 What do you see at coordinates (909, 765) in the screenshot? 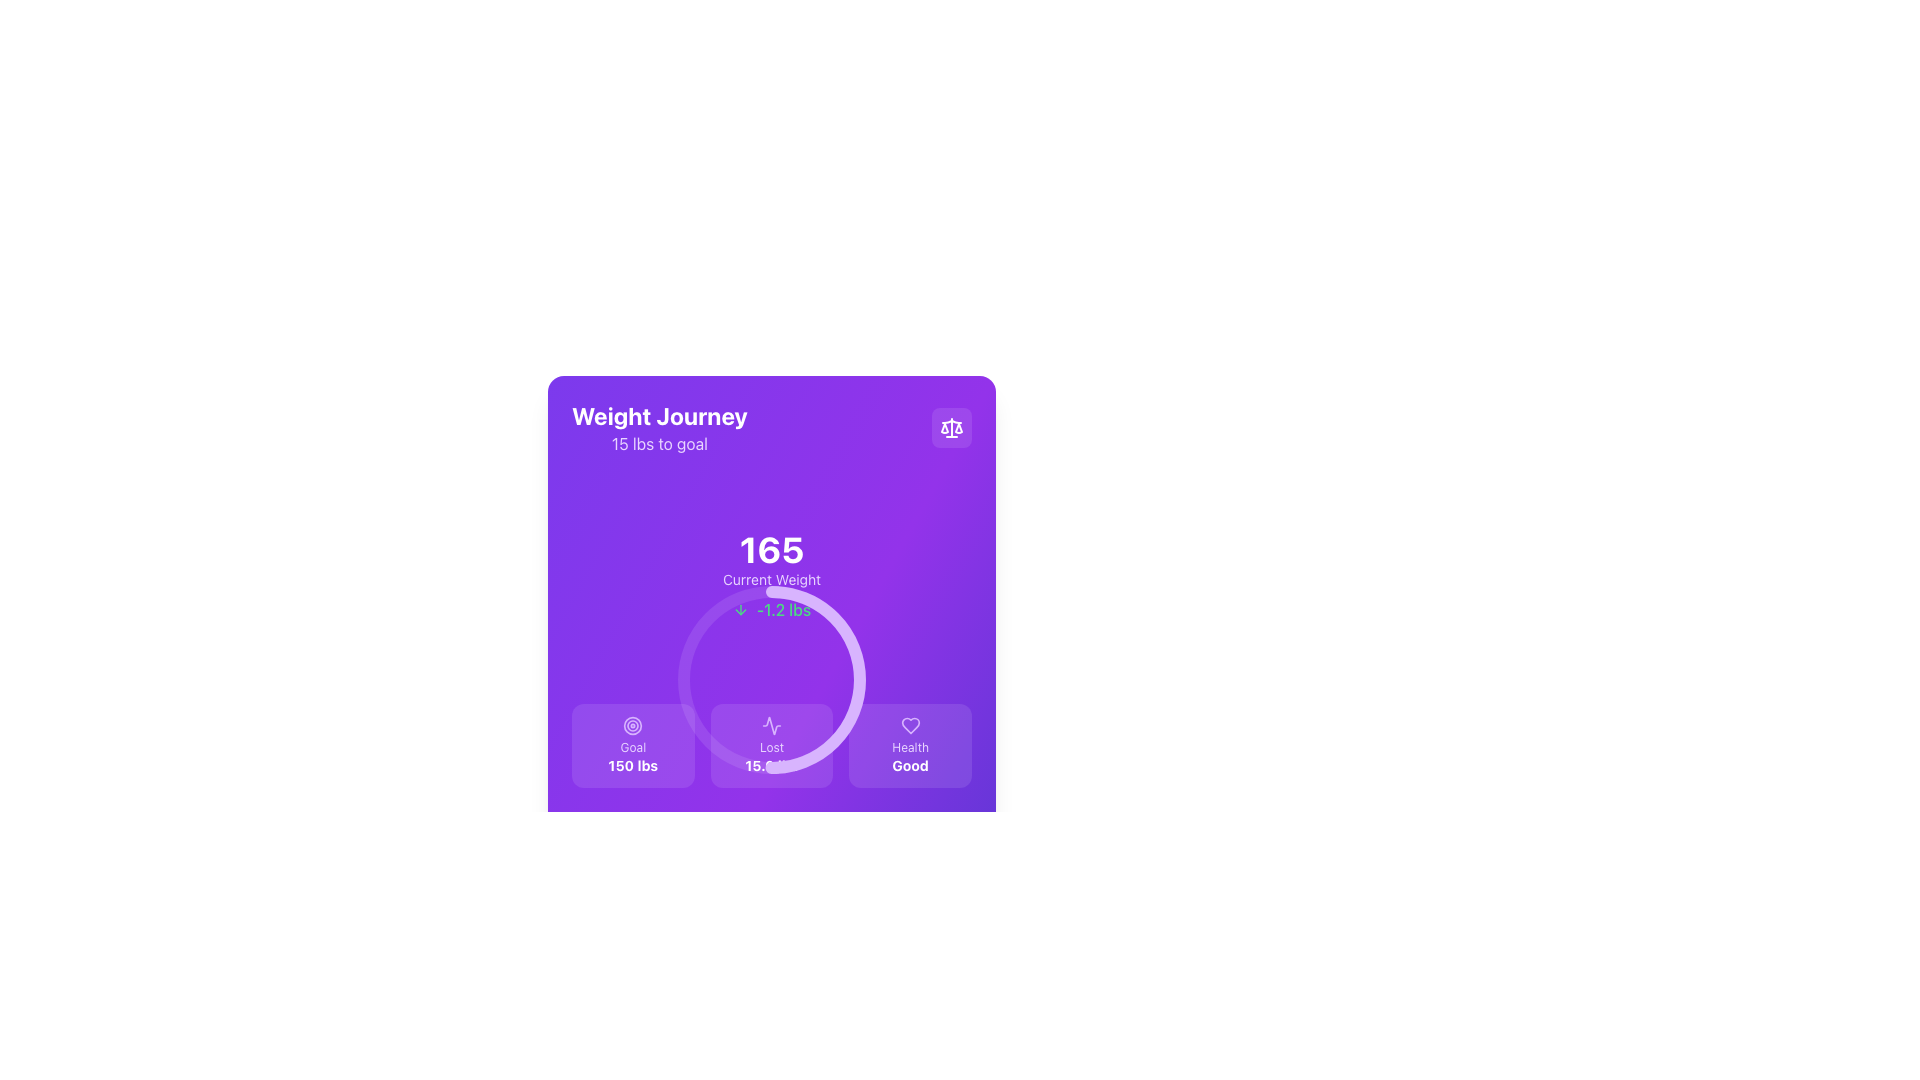
I see `the 'Health' status indicator text labeled as 'Good', located at the bottom of the rightmost tile in a row of three tiles` at bounding box center [909, 765].